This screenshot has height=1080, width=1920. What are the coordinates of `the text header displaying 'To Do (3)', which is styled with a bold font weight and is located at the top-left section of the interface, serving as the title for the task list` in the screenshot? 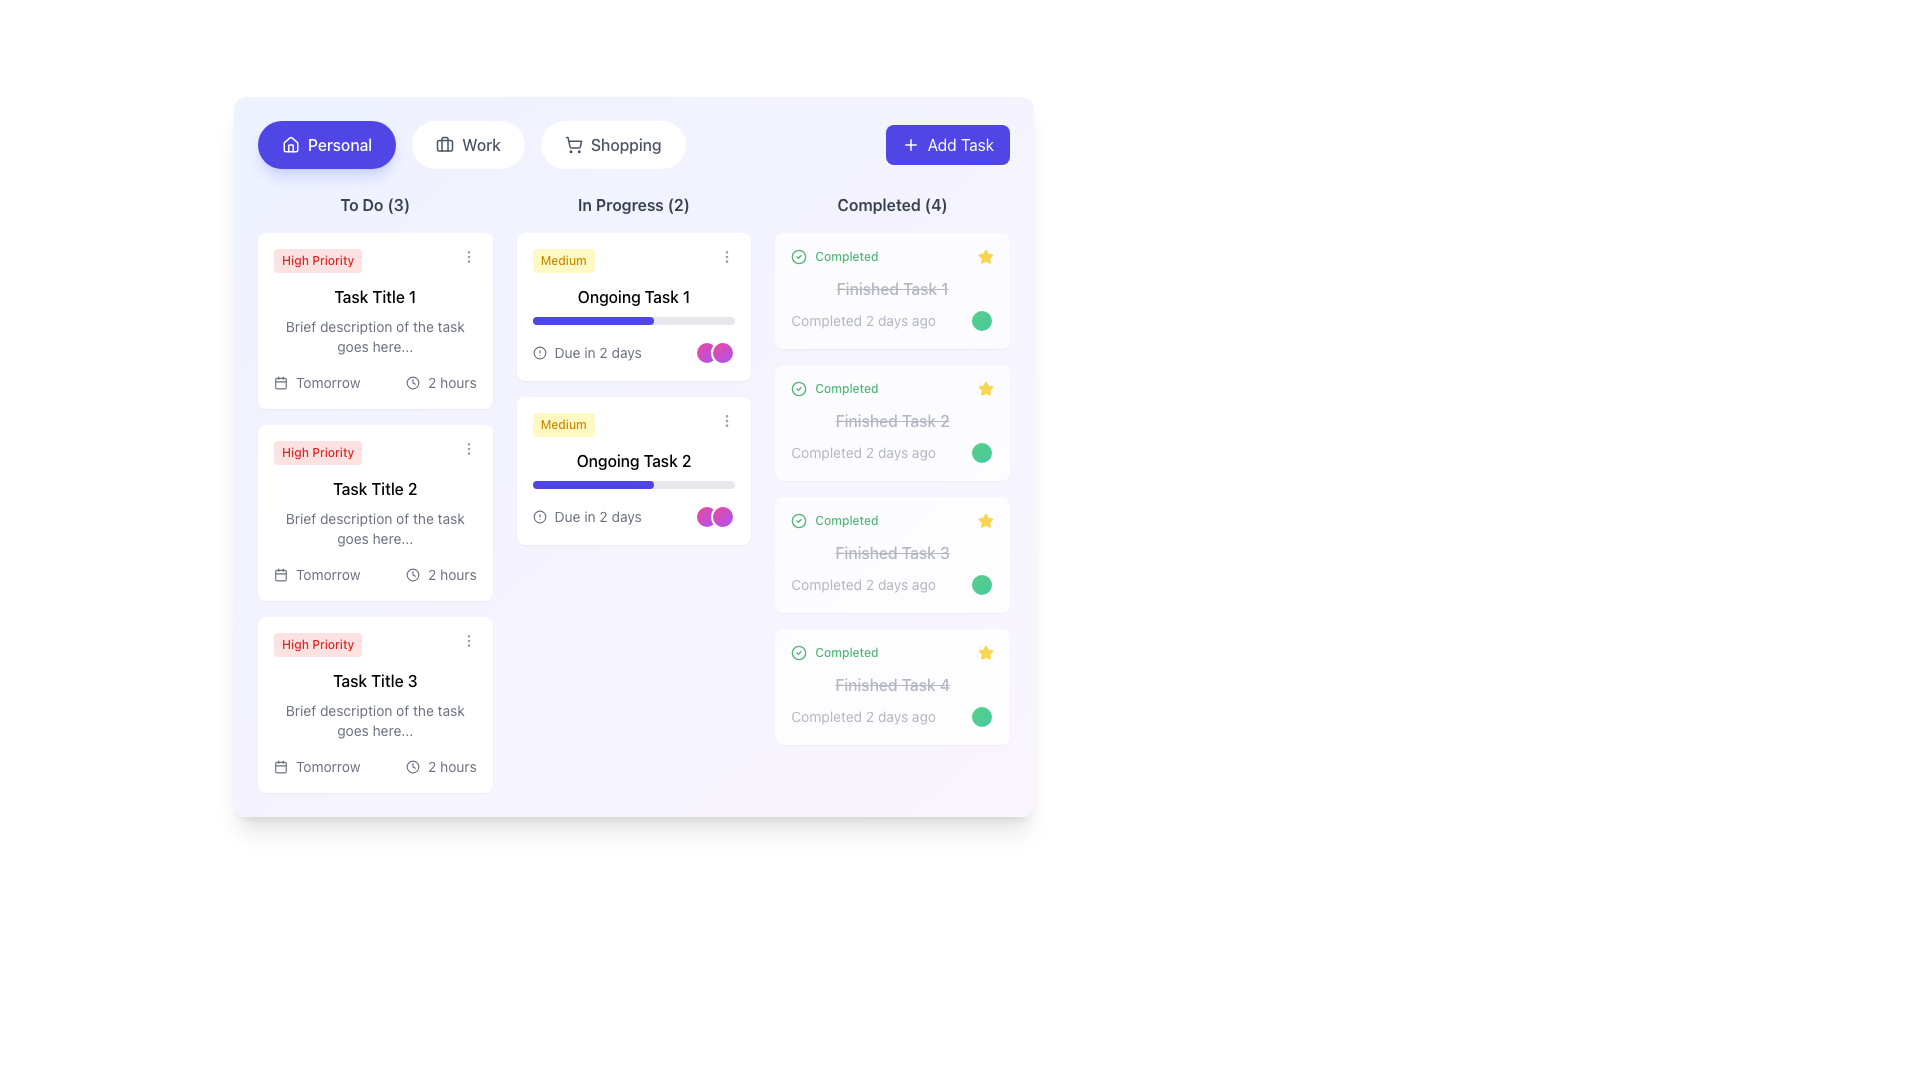 It's located at (375, 204).